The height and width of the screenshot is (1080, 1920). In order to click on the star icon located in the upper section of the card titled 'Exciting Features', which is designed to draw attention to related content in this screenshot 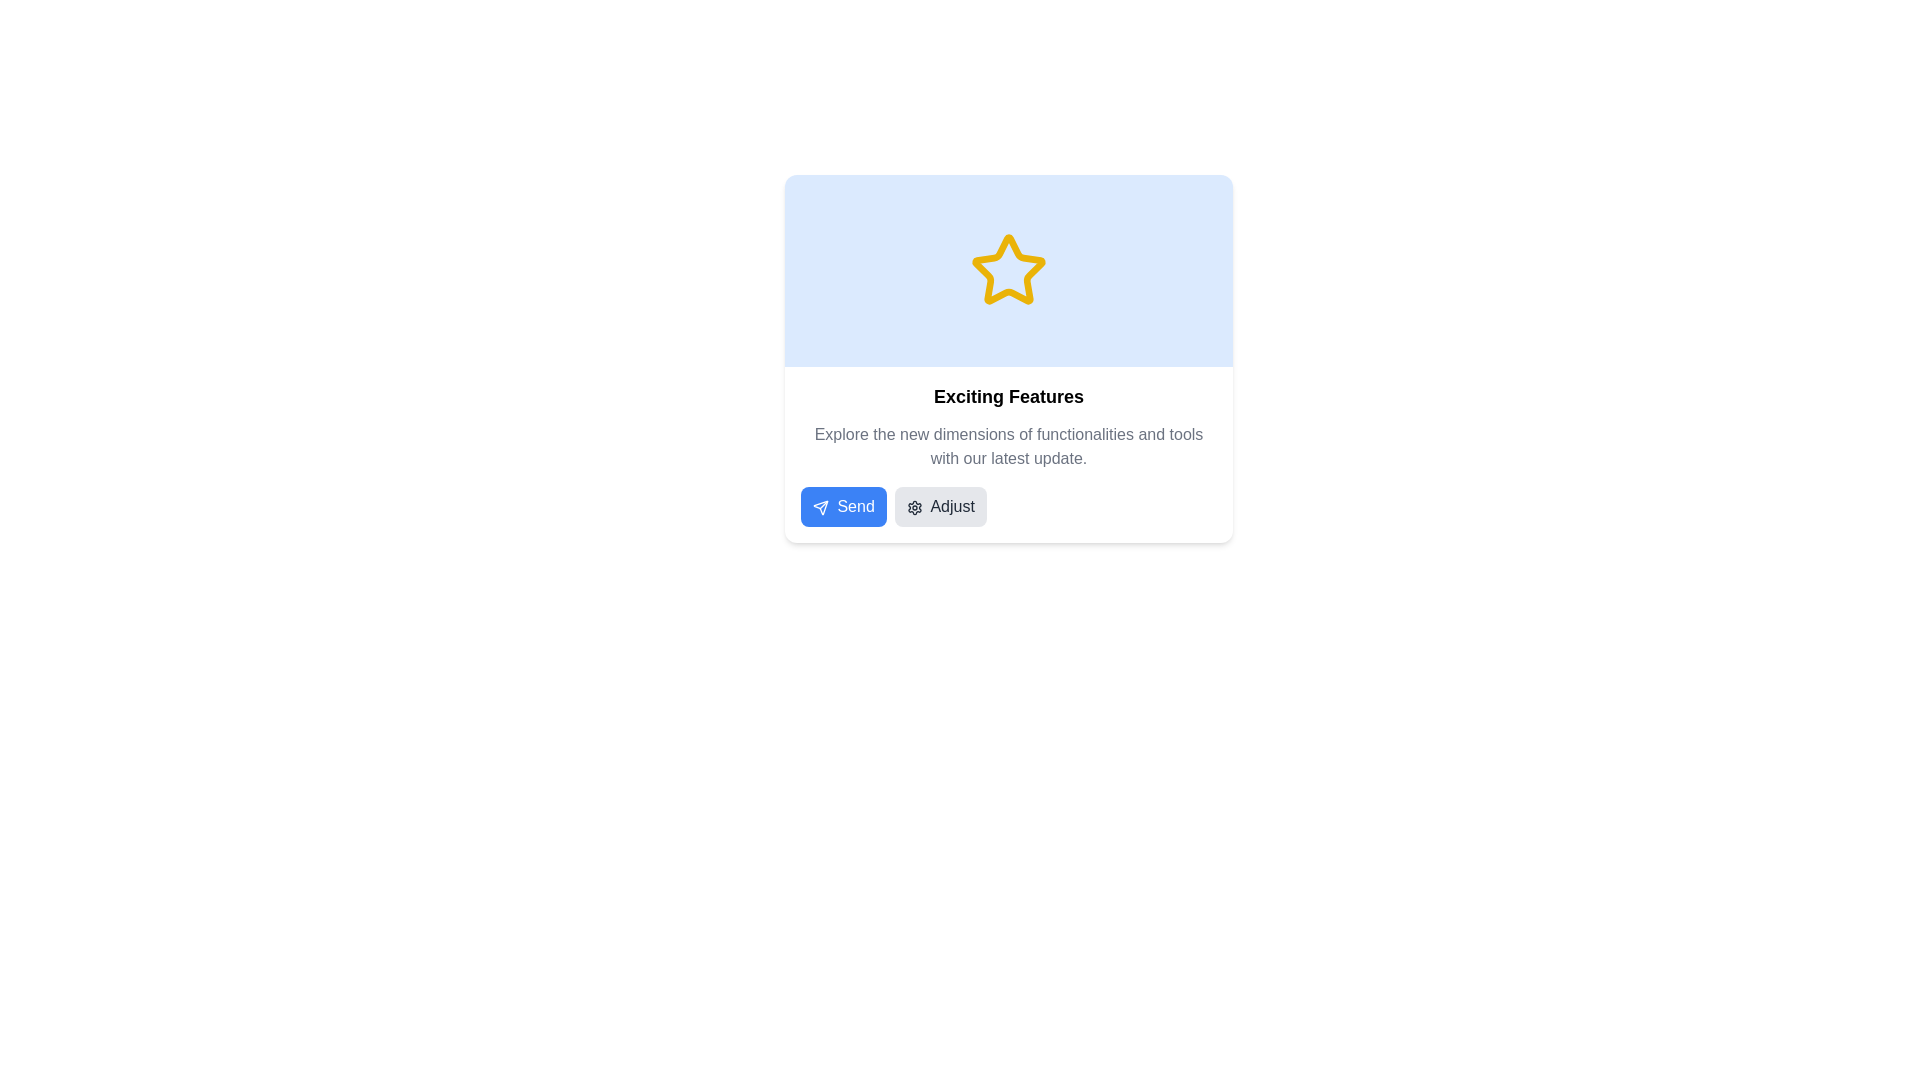, I will do `click(1008, 268)`.